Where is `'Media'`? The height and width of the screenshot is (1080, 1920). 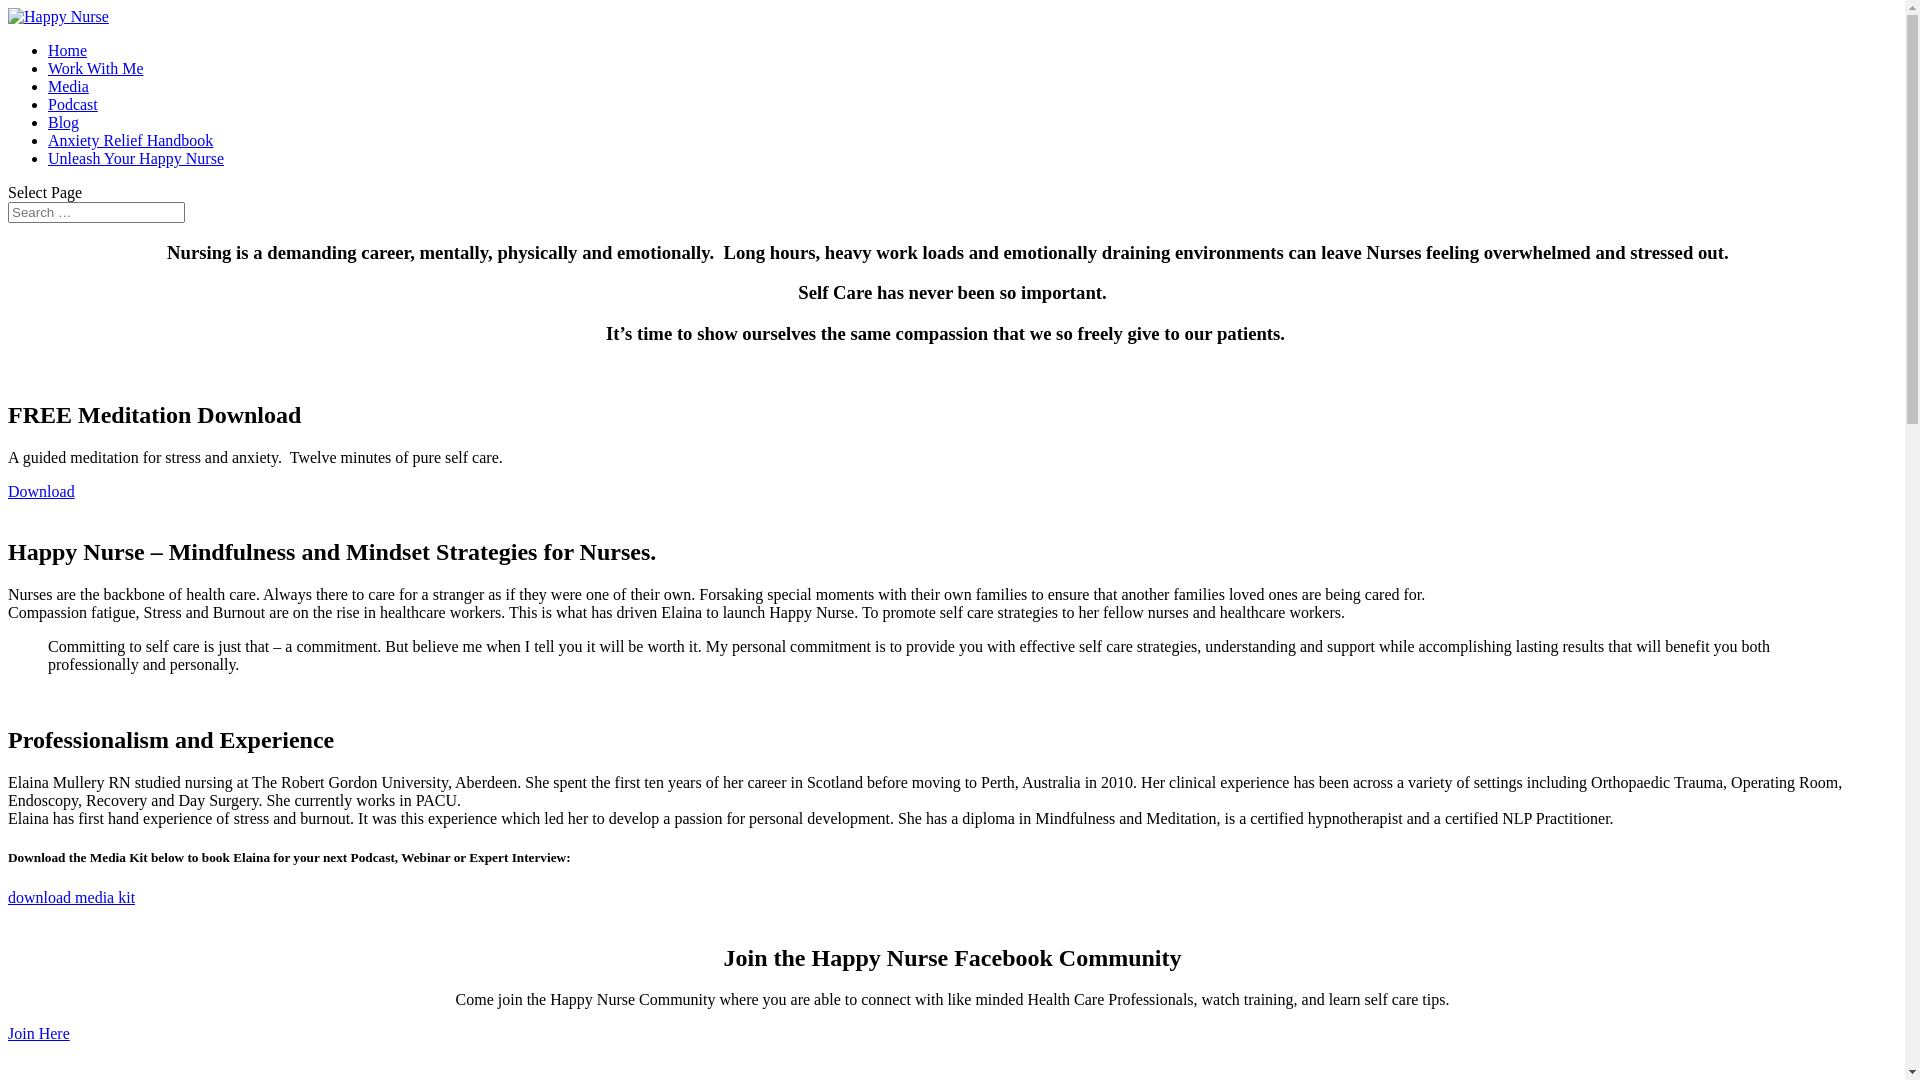 'Media' is located at coordinates (68, 85).